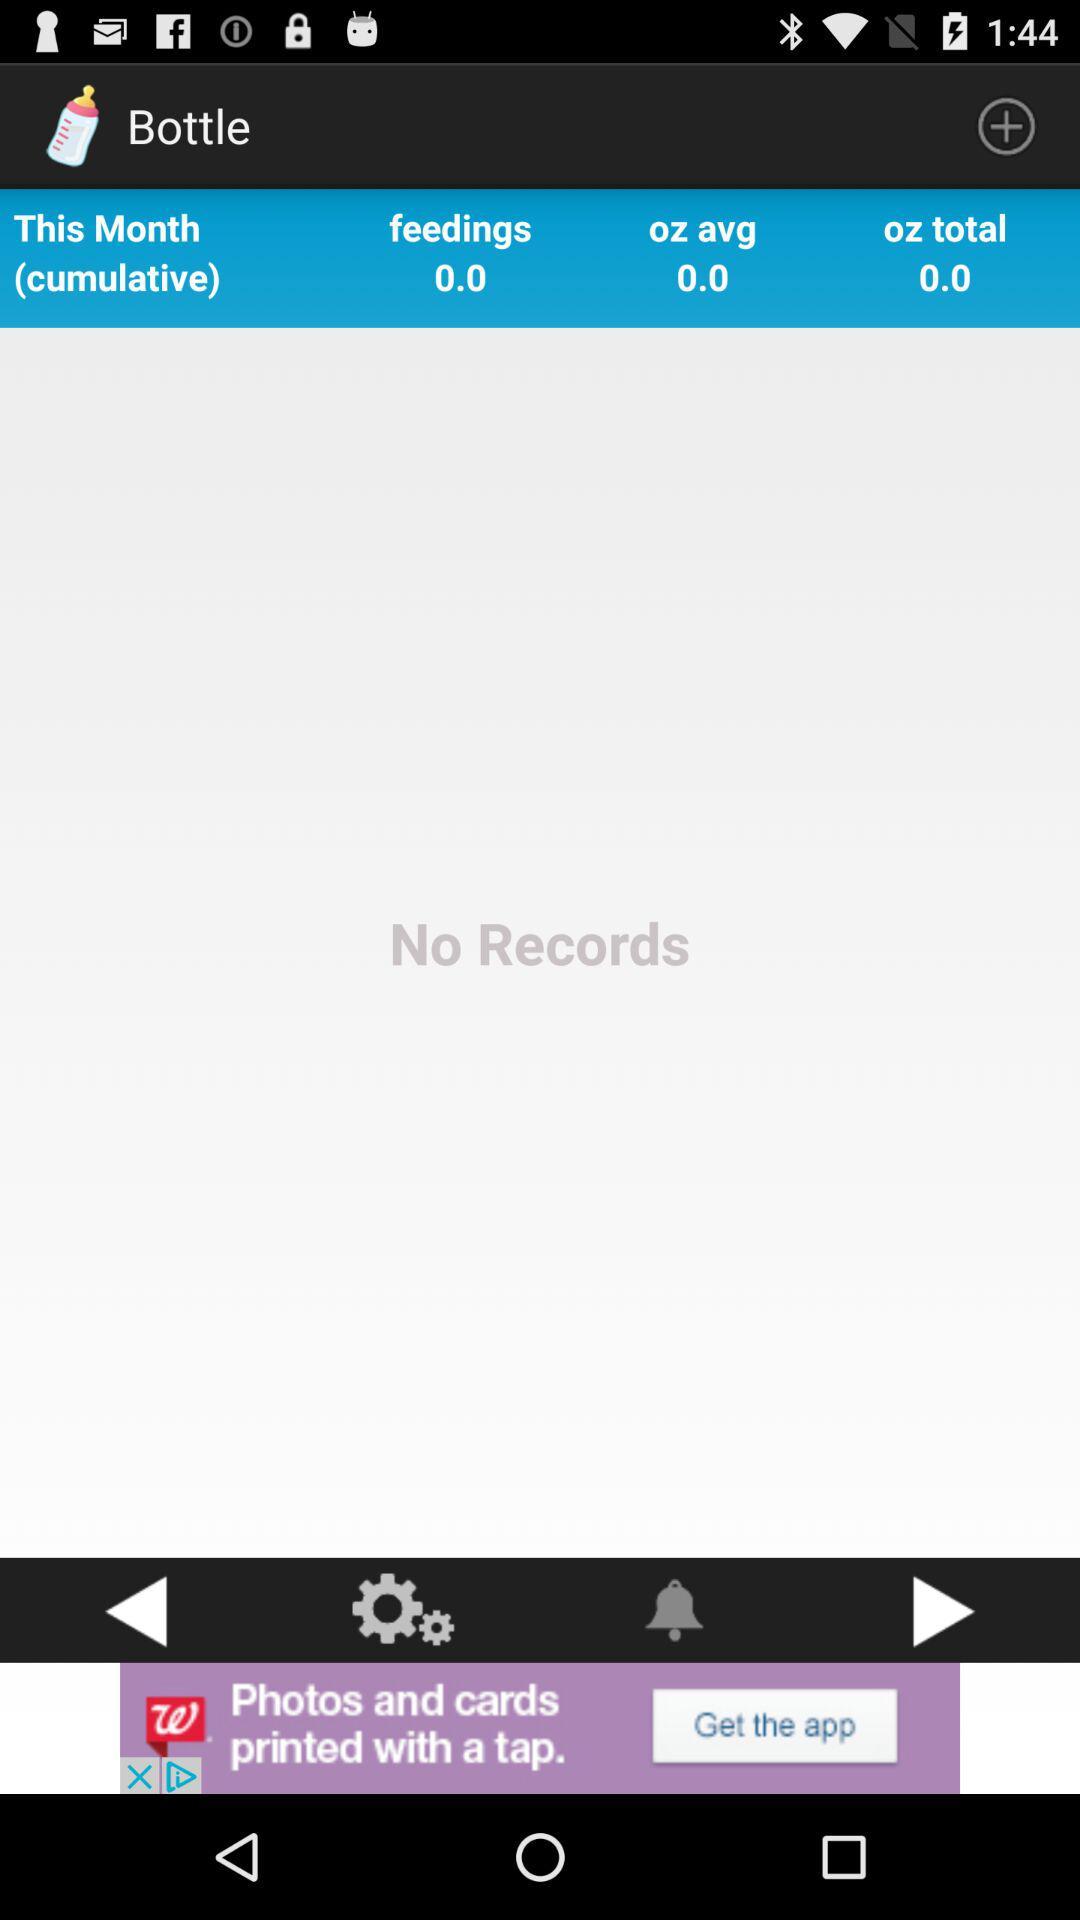 The width and height of the screenshot is (1080, 1920). Describe the element at coordinates (675, 1610) in the screenshot. I see `swtich autoplay option` at that location.